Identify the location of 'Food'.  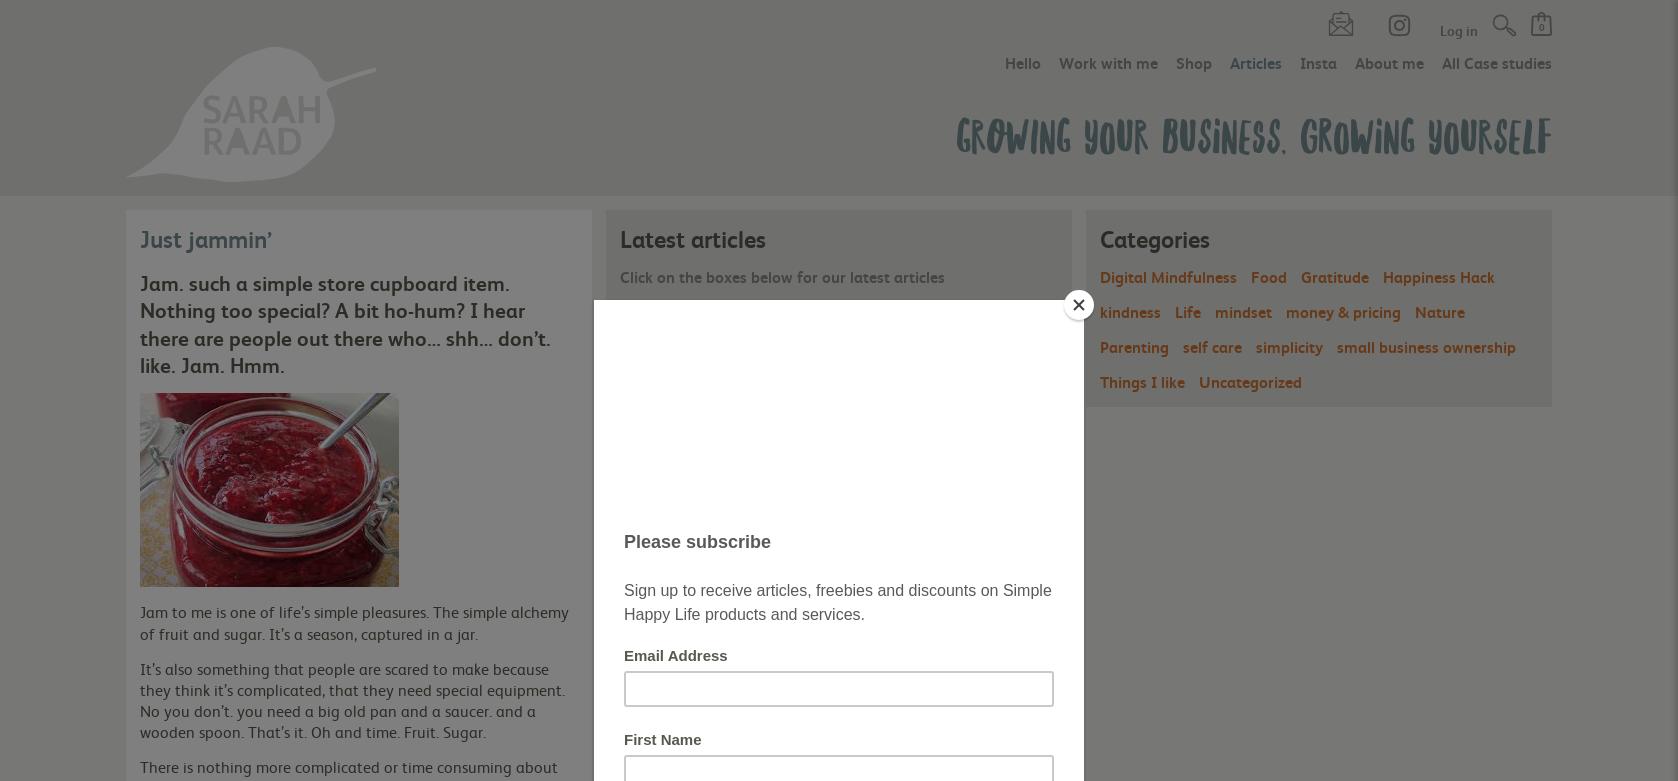
(1250, 275).